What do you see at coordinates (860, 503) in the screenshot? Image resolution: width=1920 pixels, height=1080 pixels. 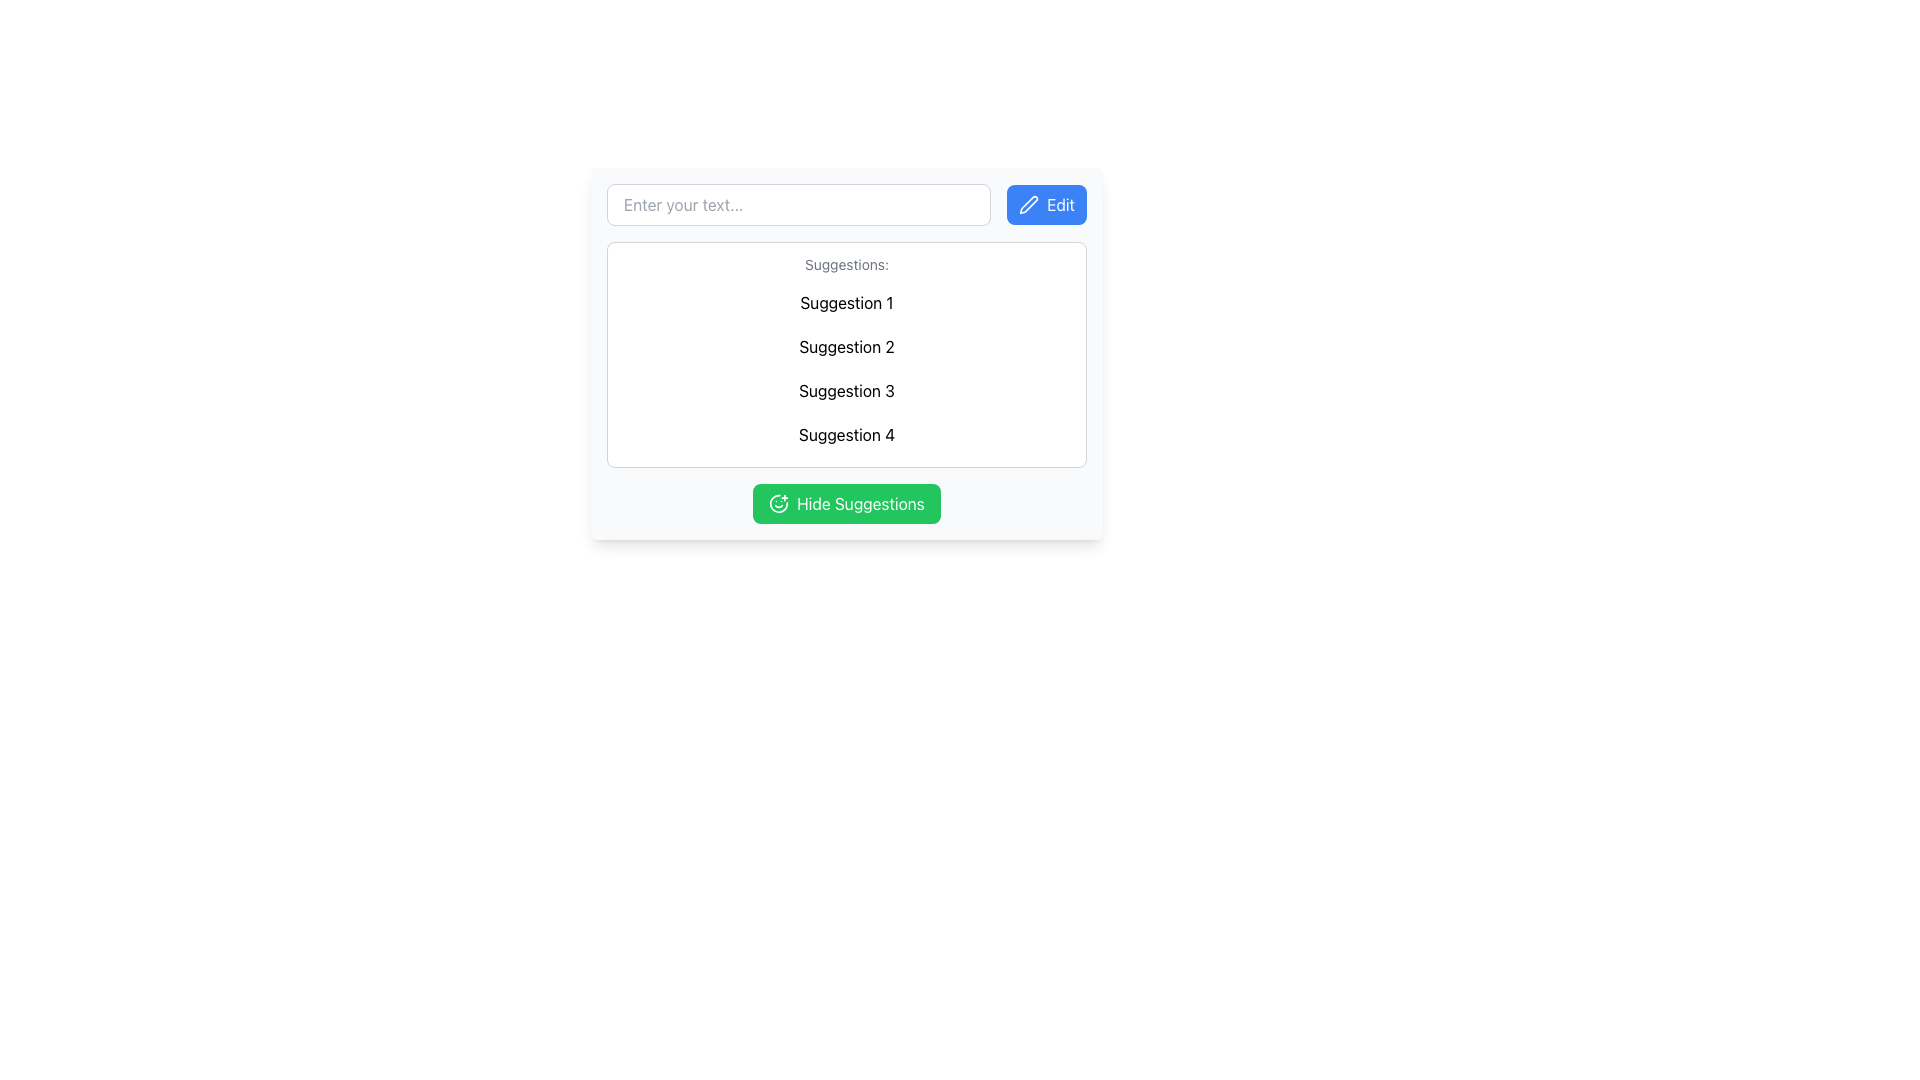 I see `the green button labeled 'Hide Suggestions' which is located at the bottom center of the interface` at bounding box center [860, 503].